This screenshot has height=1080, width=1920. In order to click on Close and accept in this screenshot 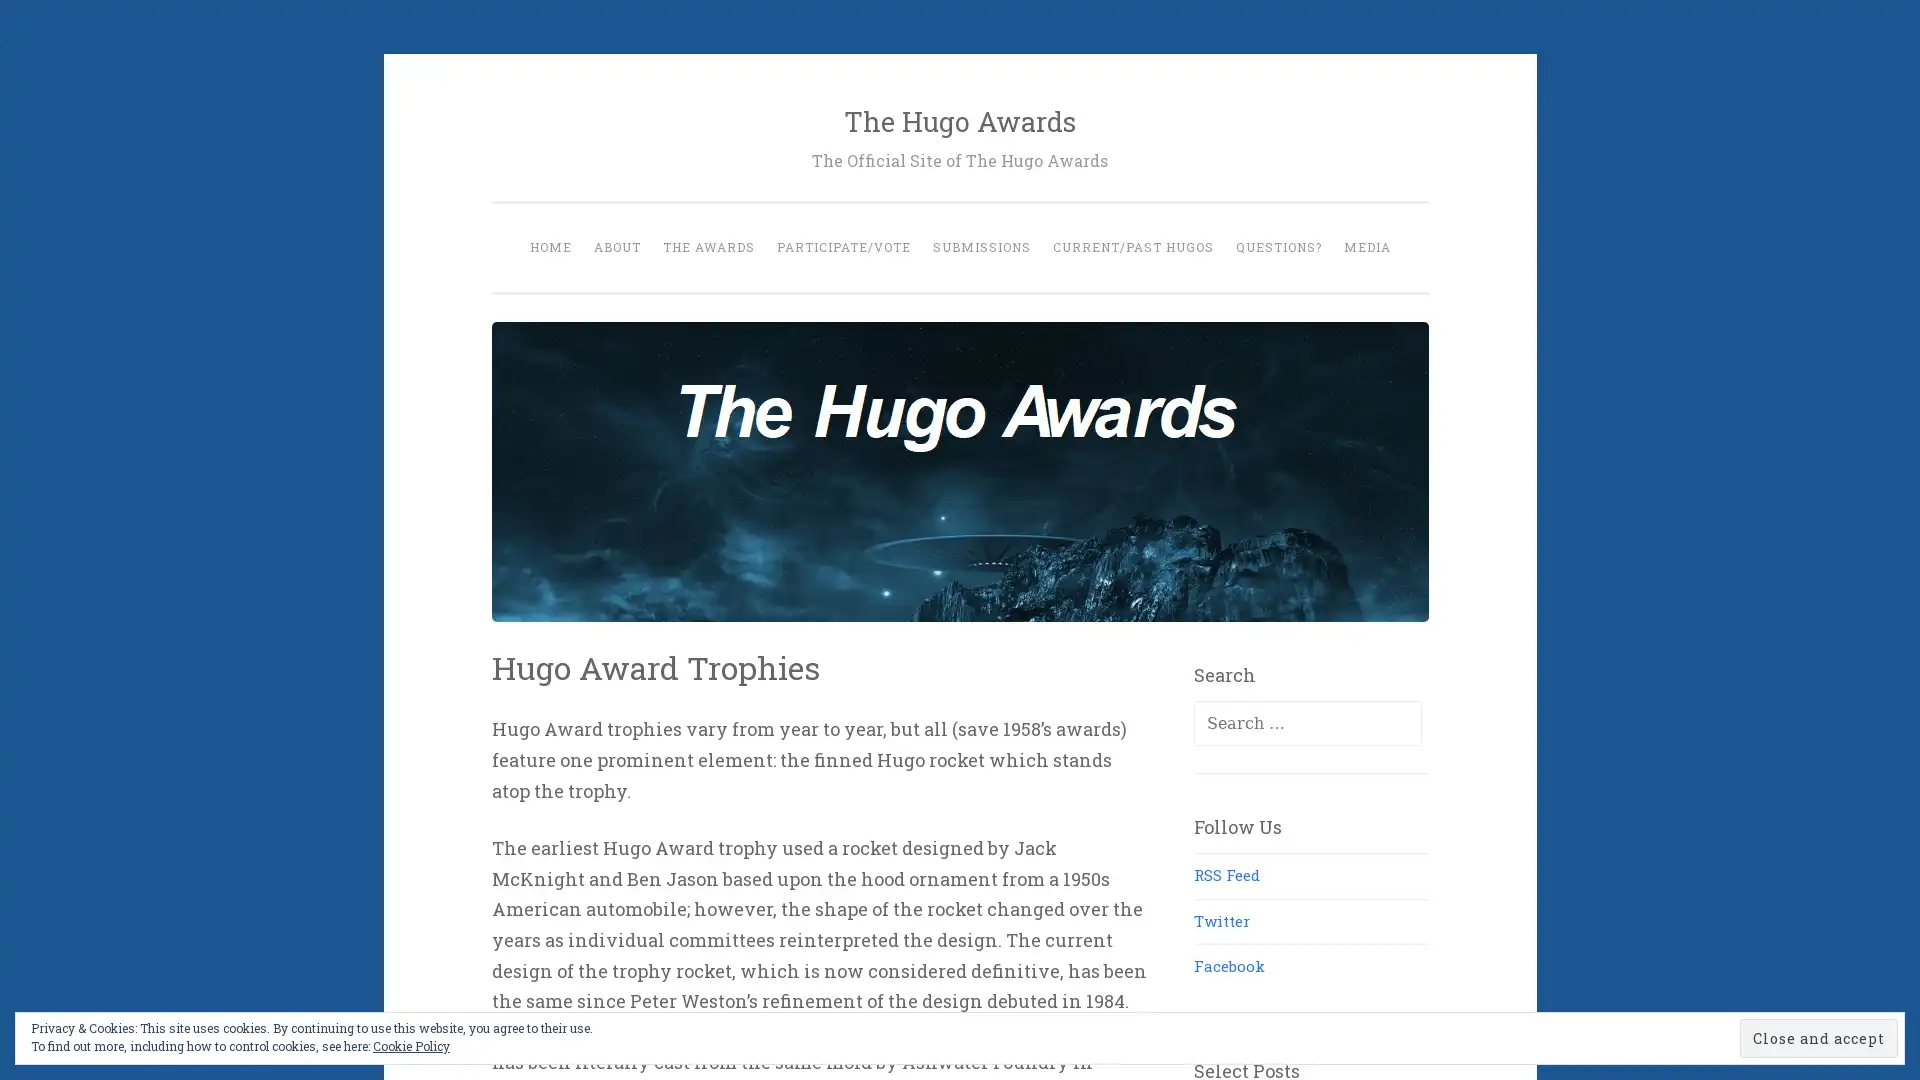, I will do `click(1819, 1037)`.